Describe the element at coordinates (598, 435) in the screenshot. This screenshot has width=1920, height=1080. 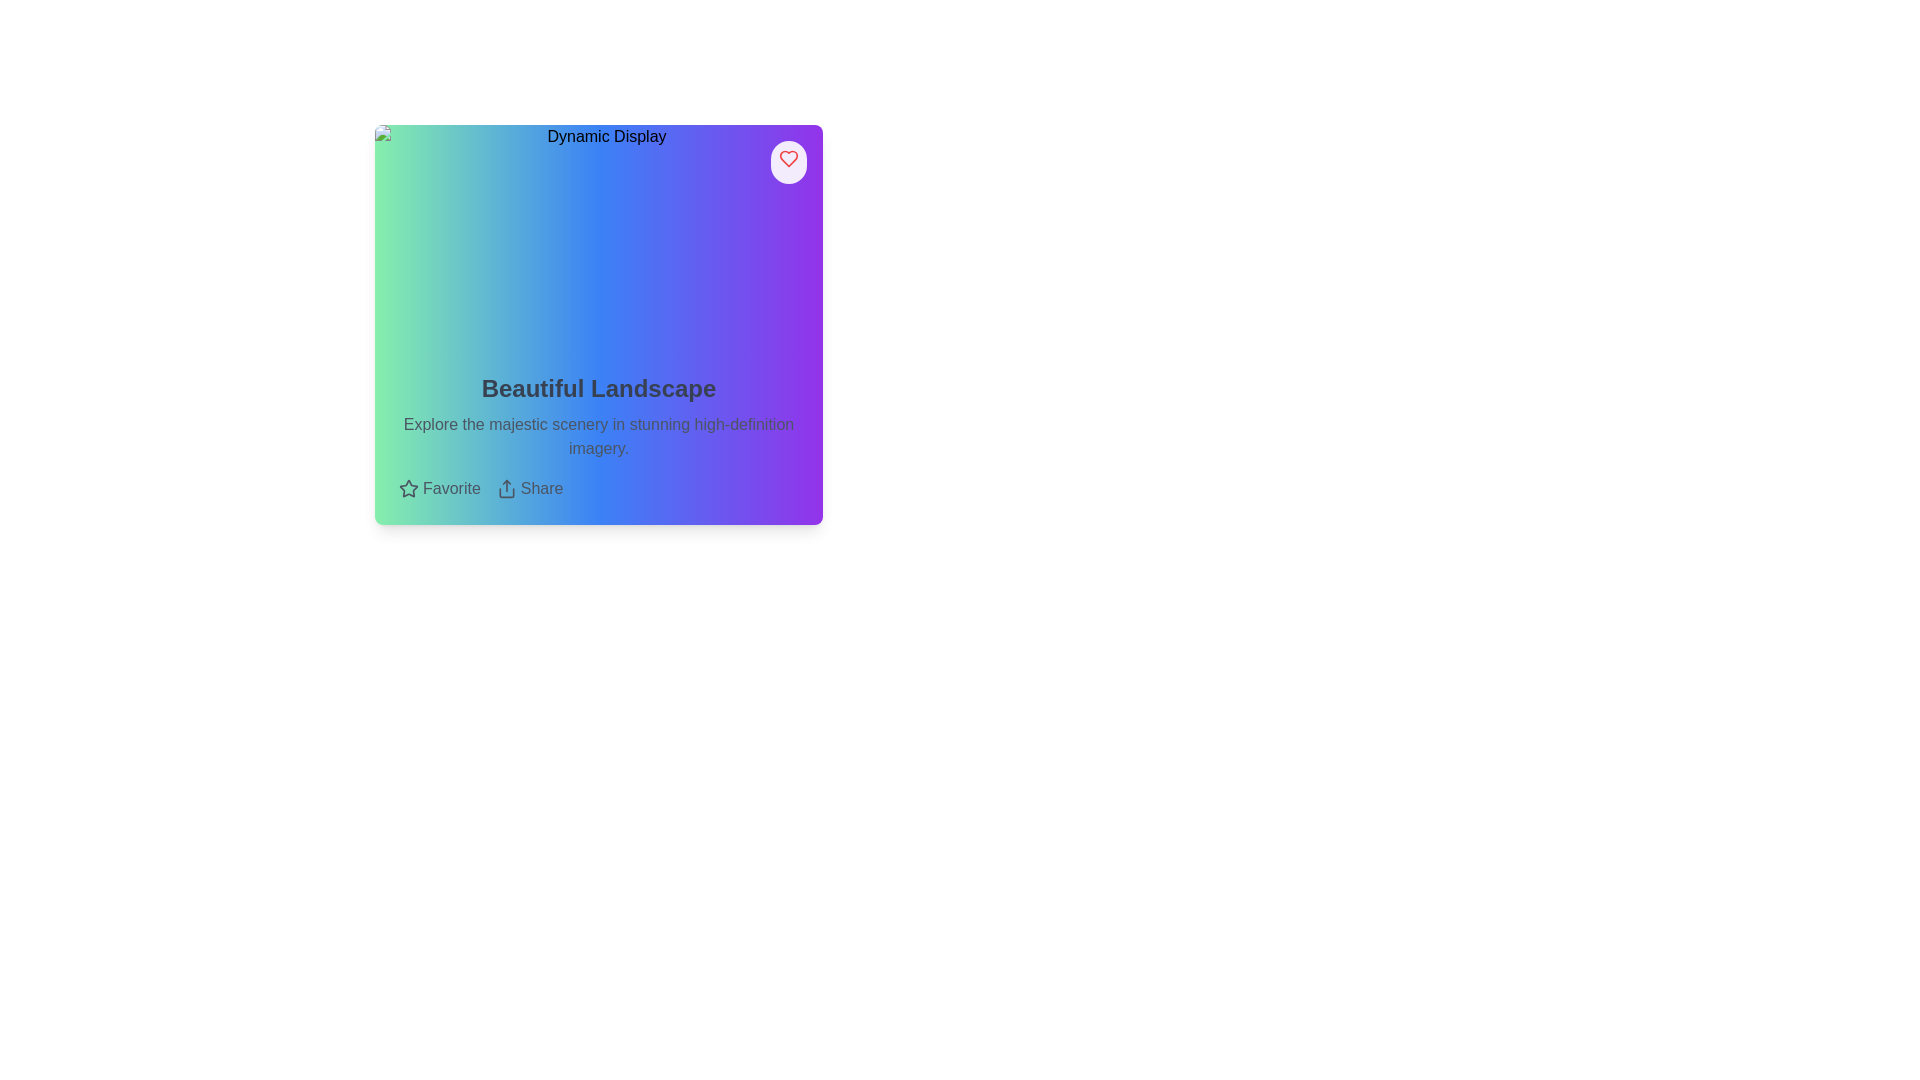
I see `the descriptive text block located directly below the heading 'Beautiful Landscape', which provides additional detail about the visual appeal of the content` at that location.